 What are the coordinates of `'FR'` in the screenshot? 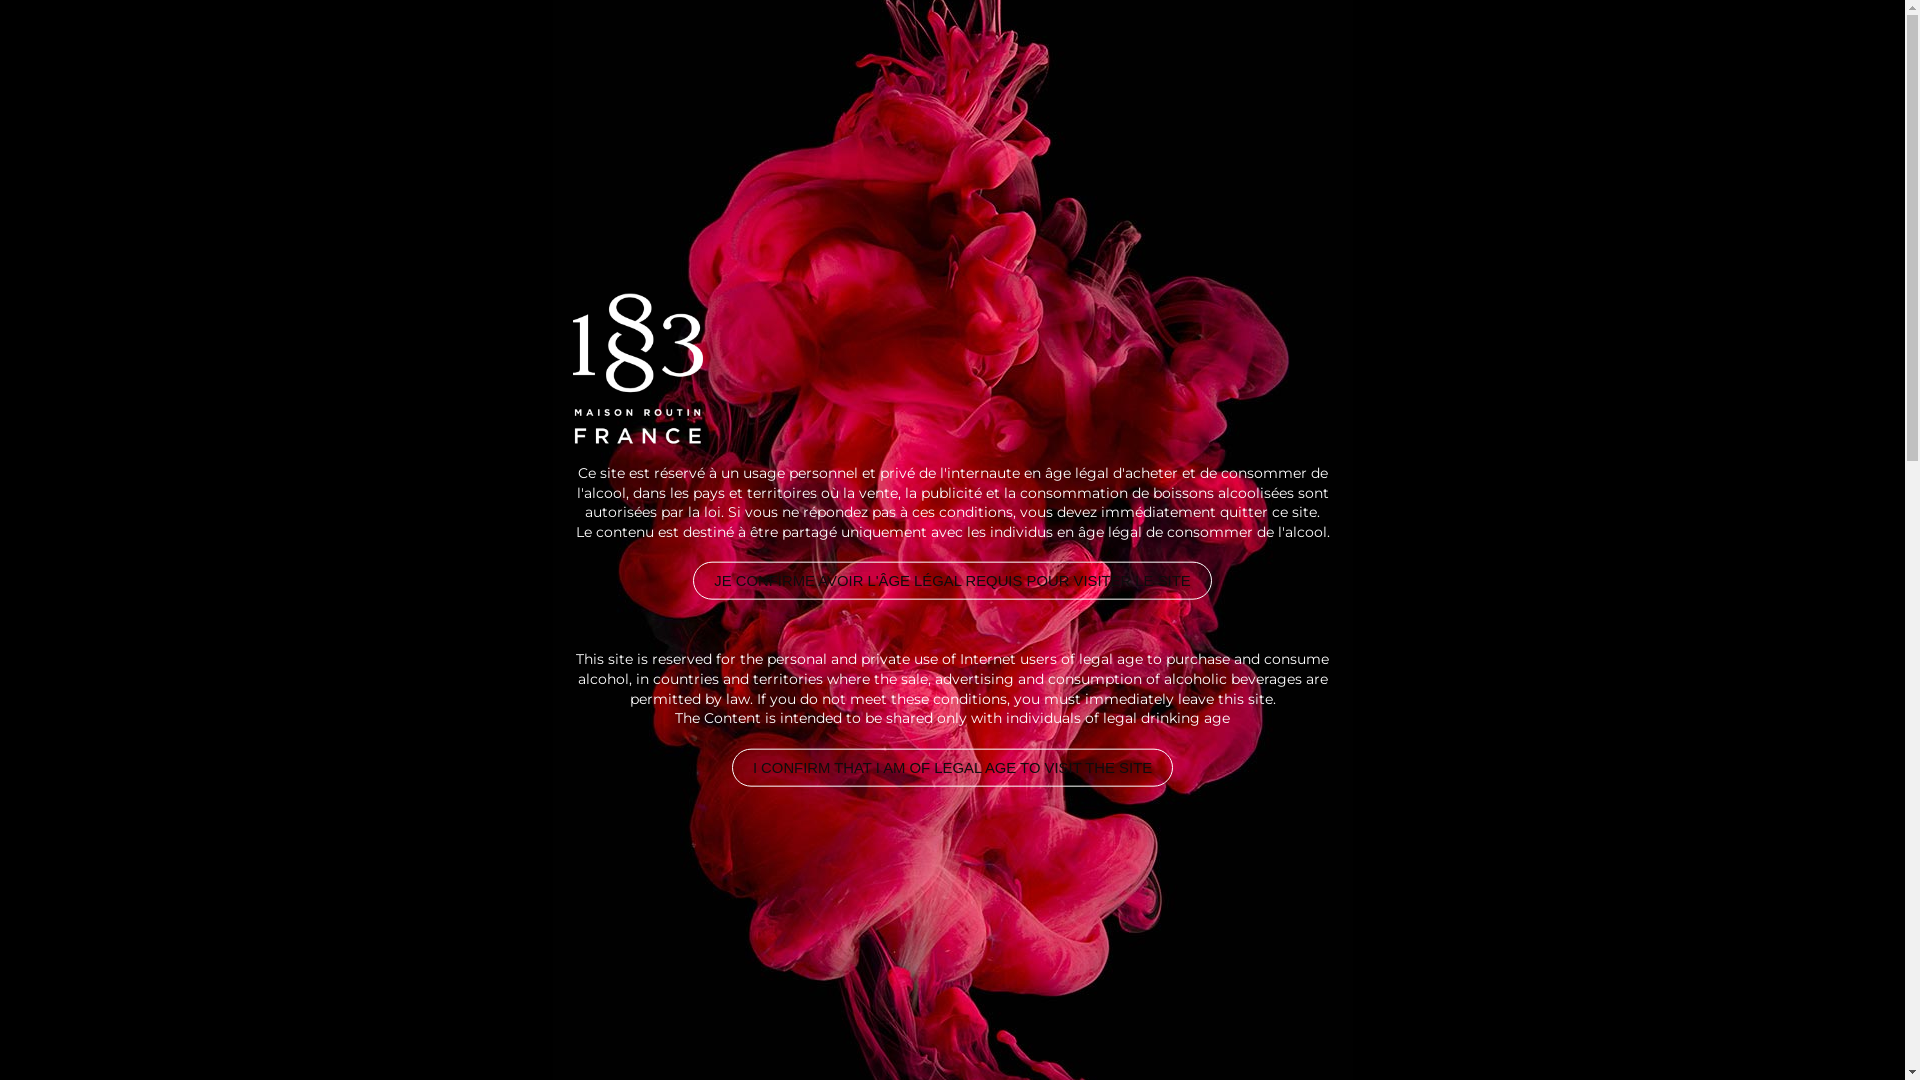 It's located at (1687, 80).